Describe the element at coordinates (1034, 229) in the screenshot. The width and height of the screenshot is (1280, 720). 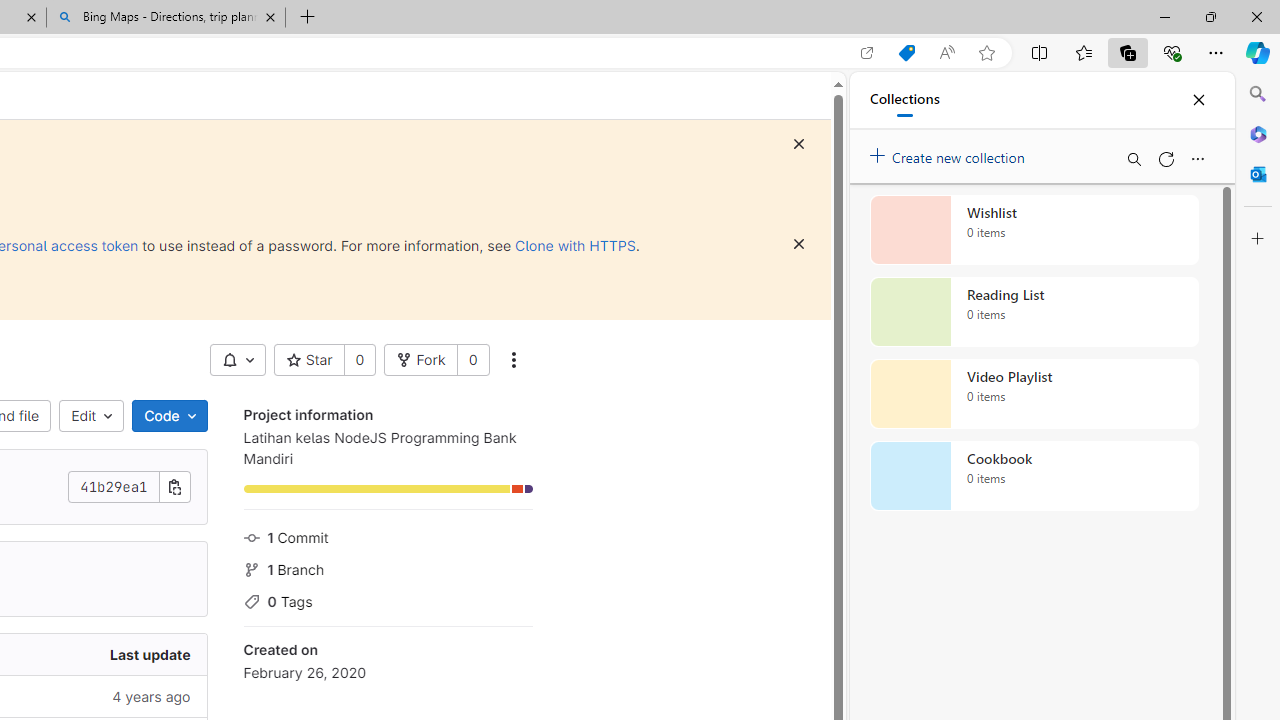
I see `'Wishlist collection, 0 items'` at that location.